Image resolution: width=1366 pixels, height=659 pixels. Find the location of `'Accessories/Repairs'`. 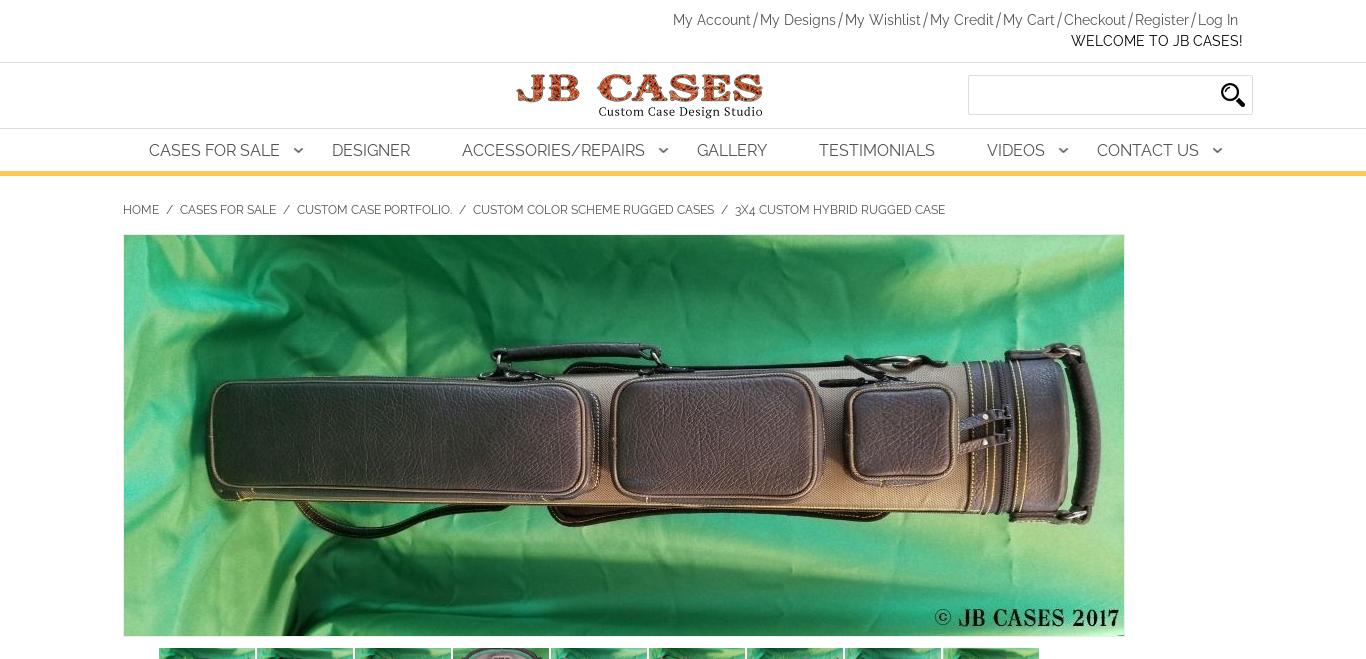

'Accessories/Repairs' is located at coordinates (553, 149).